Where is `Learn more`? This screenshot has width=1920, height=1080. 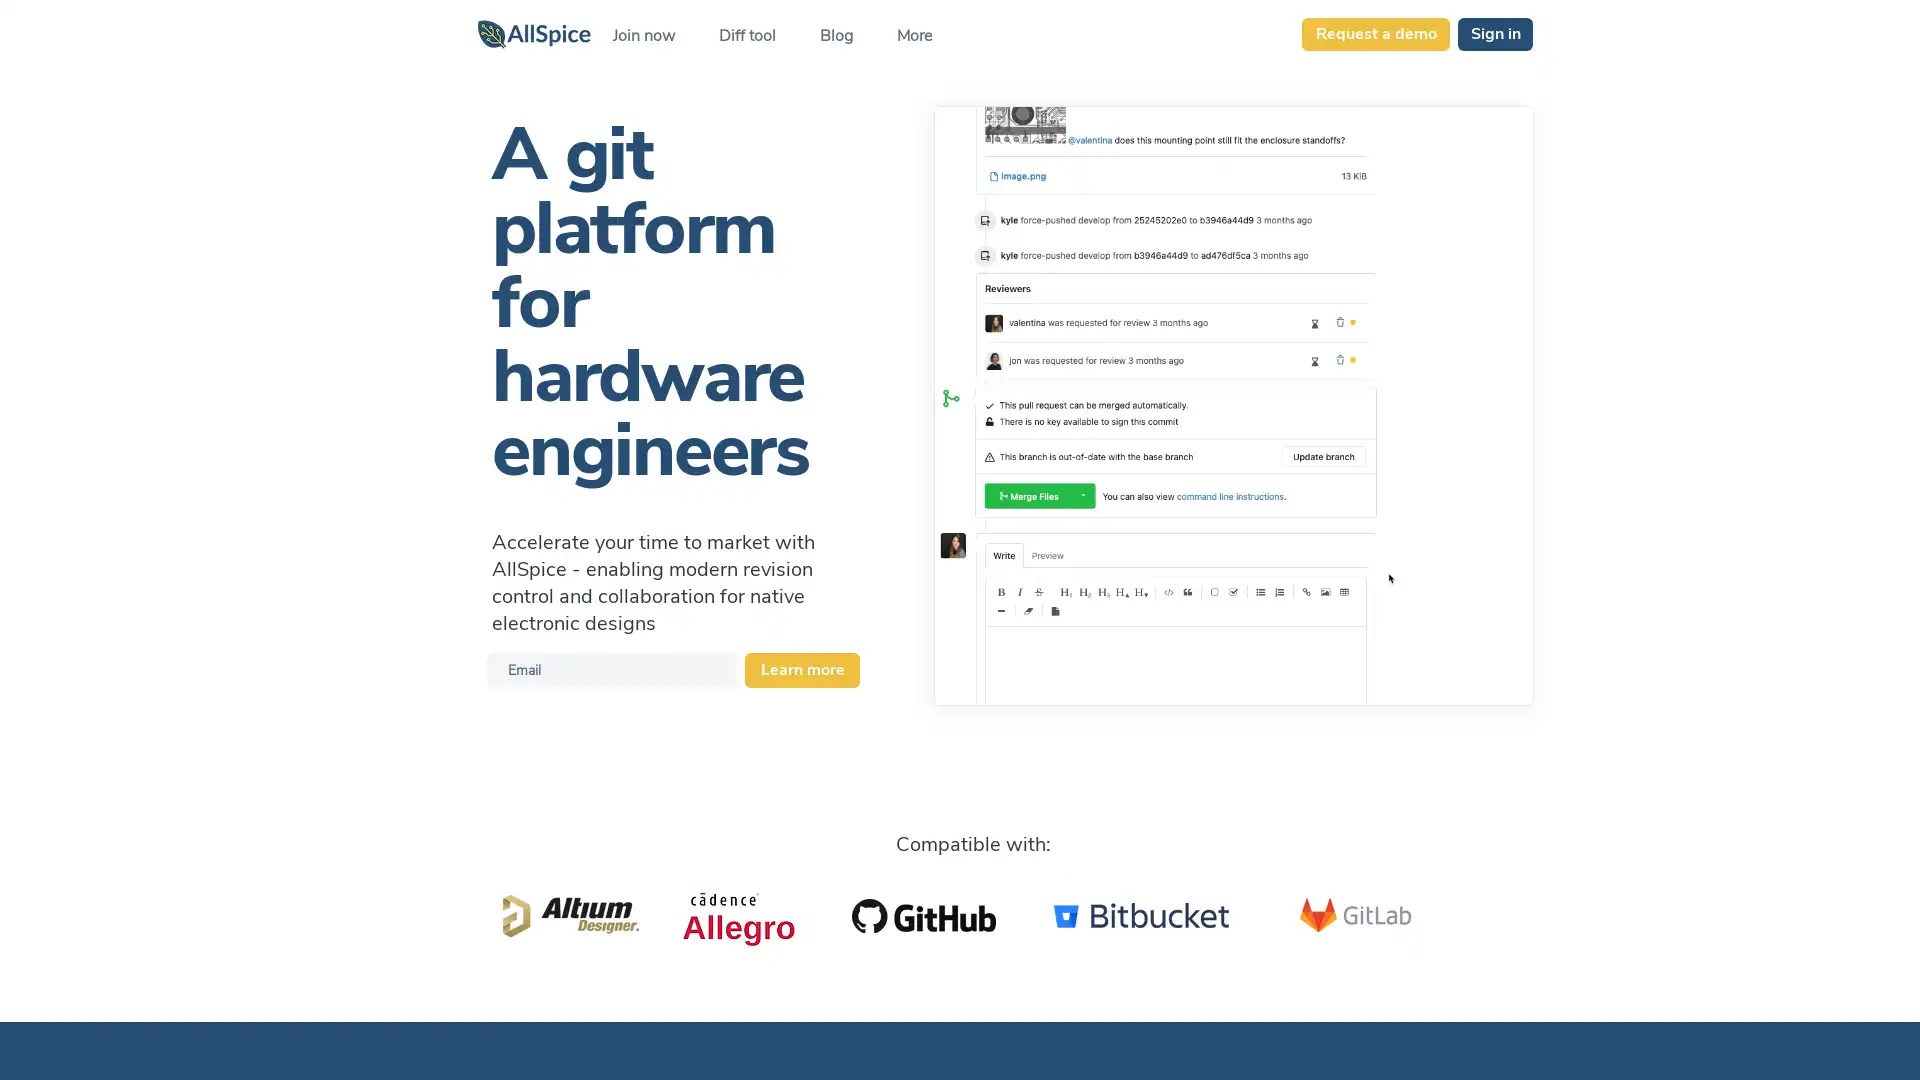
Learn more is located at coordinates (802, 670).